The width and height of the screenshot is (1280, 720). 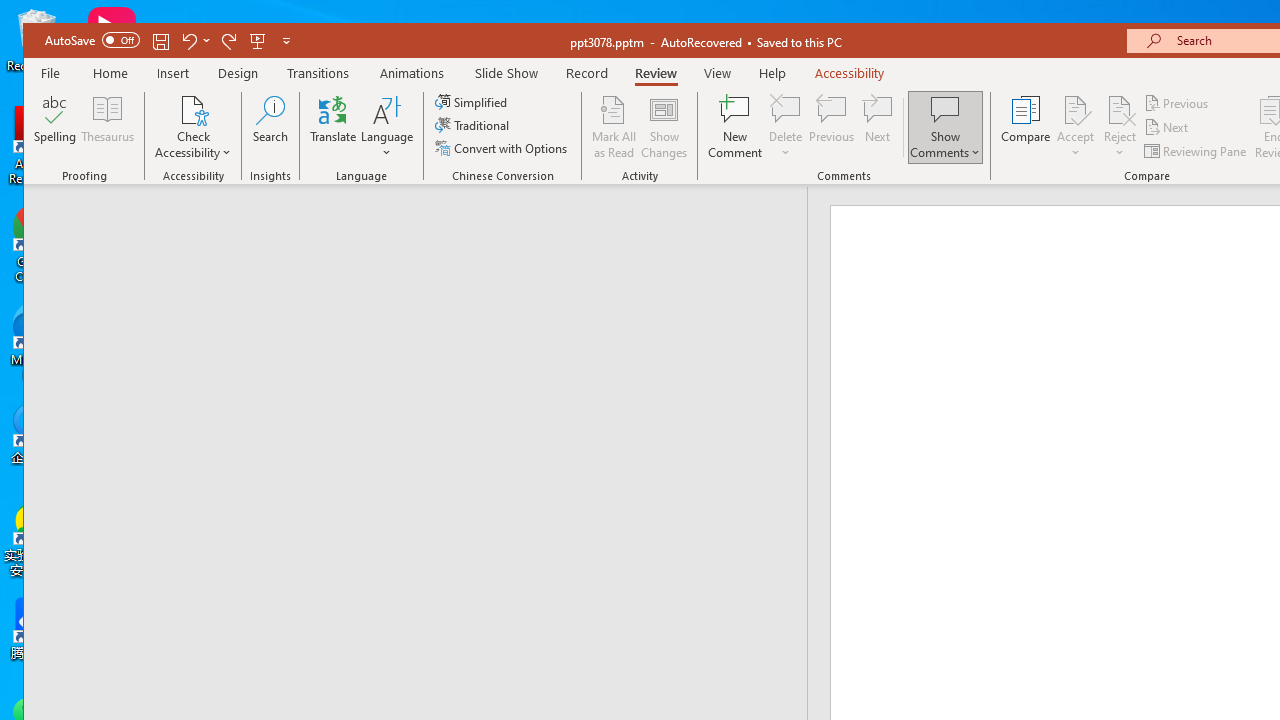 I want to click on 'Check Accessibility', so click(x=193, y=127).